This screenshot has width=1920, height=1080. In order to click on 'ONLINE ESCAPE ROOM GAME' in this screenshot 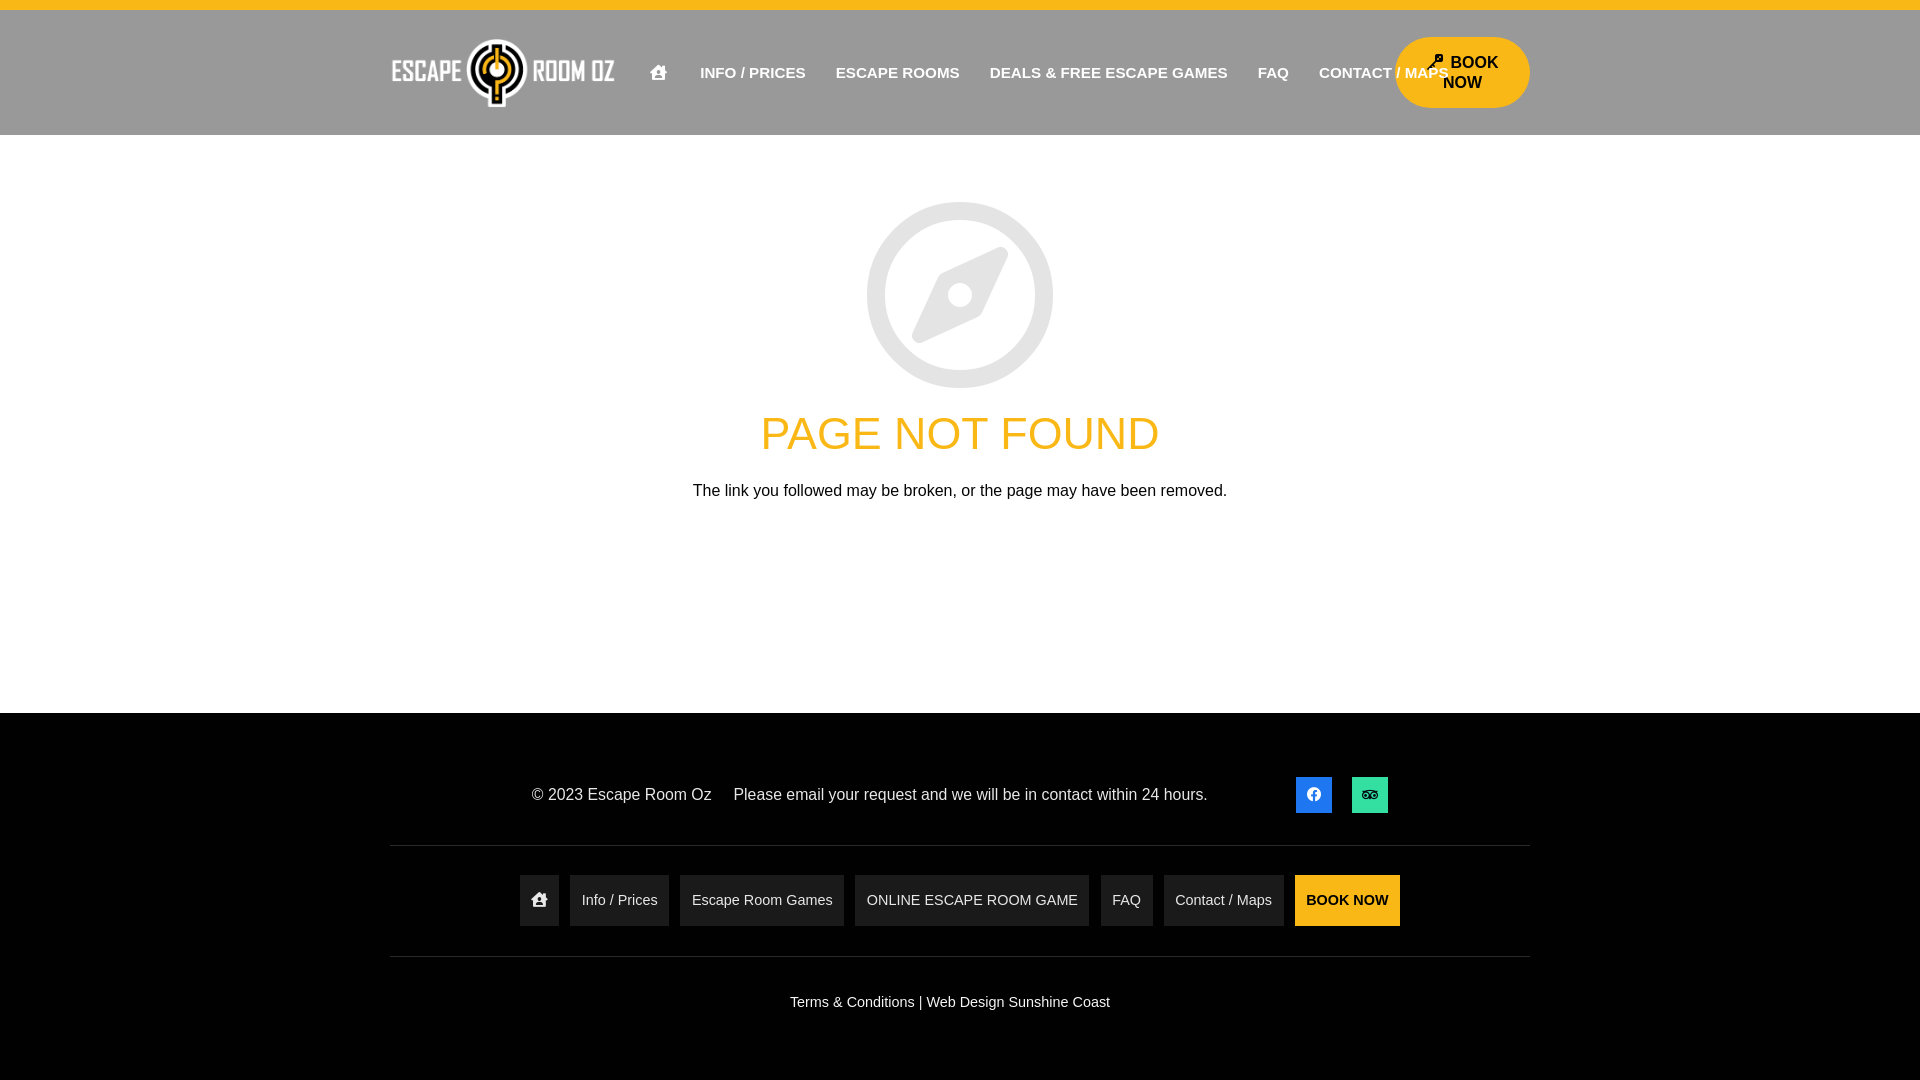, I will do `click(971, 900)`.